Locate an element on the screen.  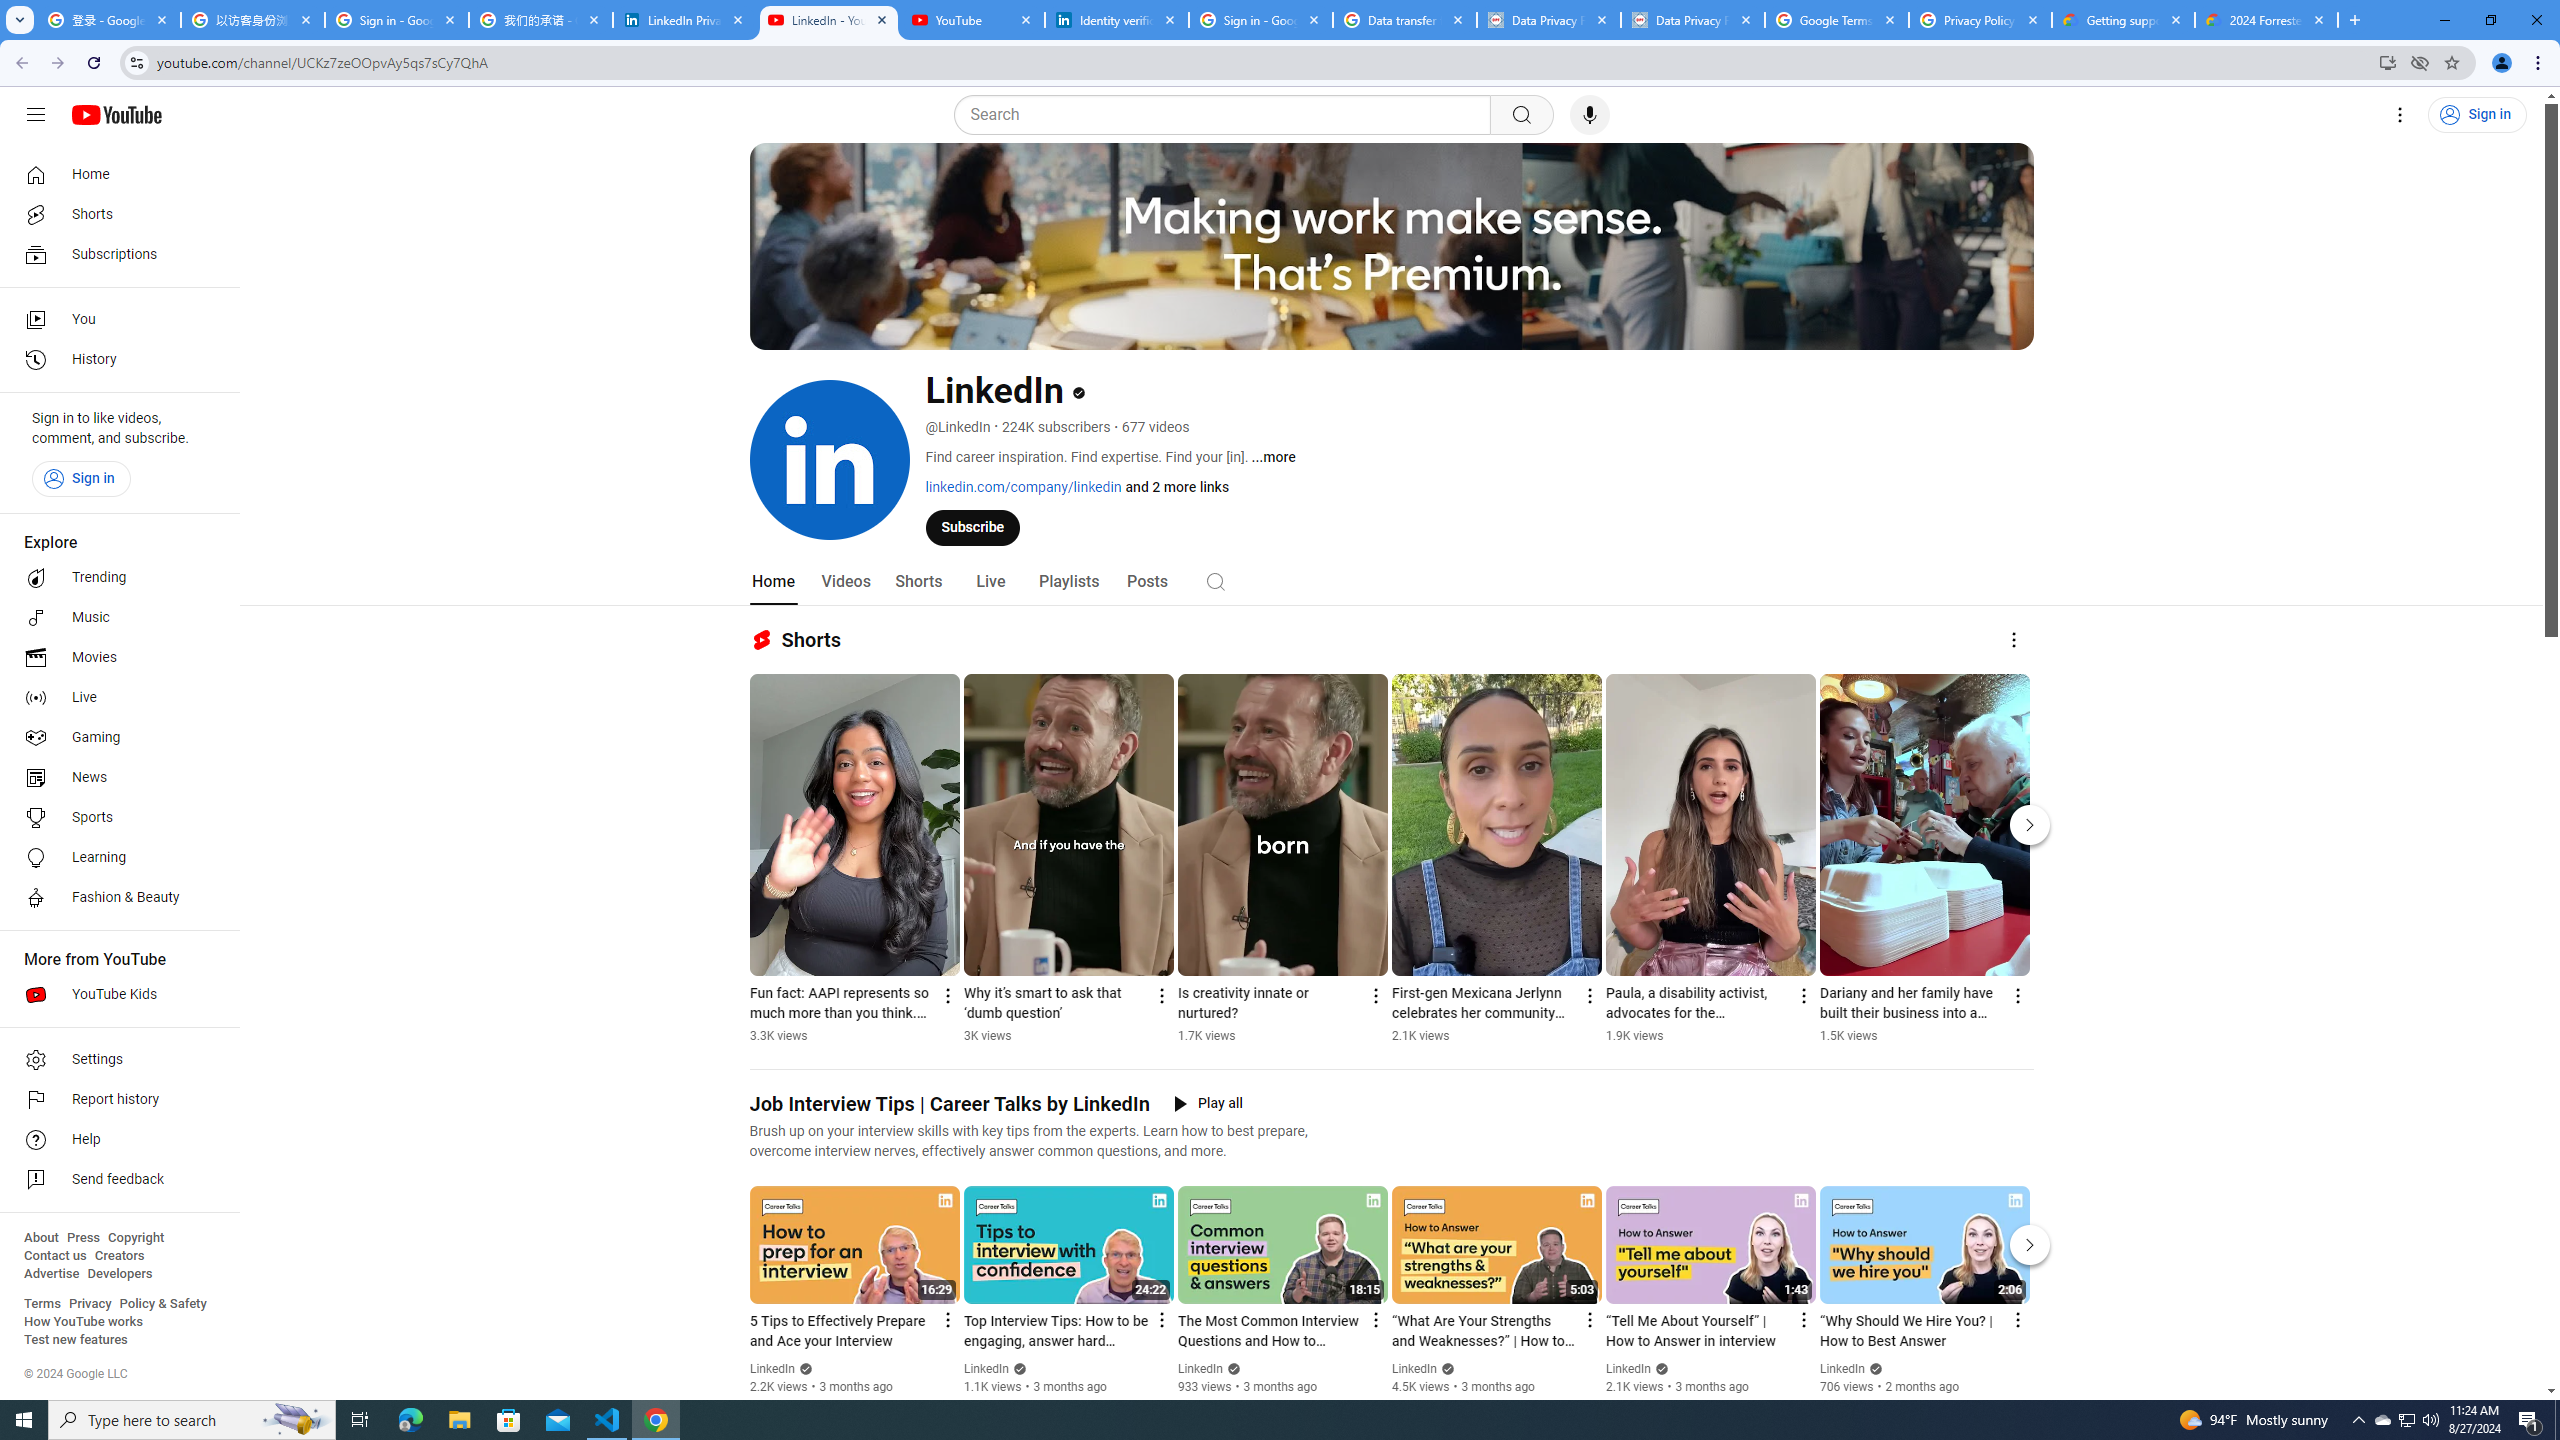
'Privacy' is located at coordinates (89, 1302).